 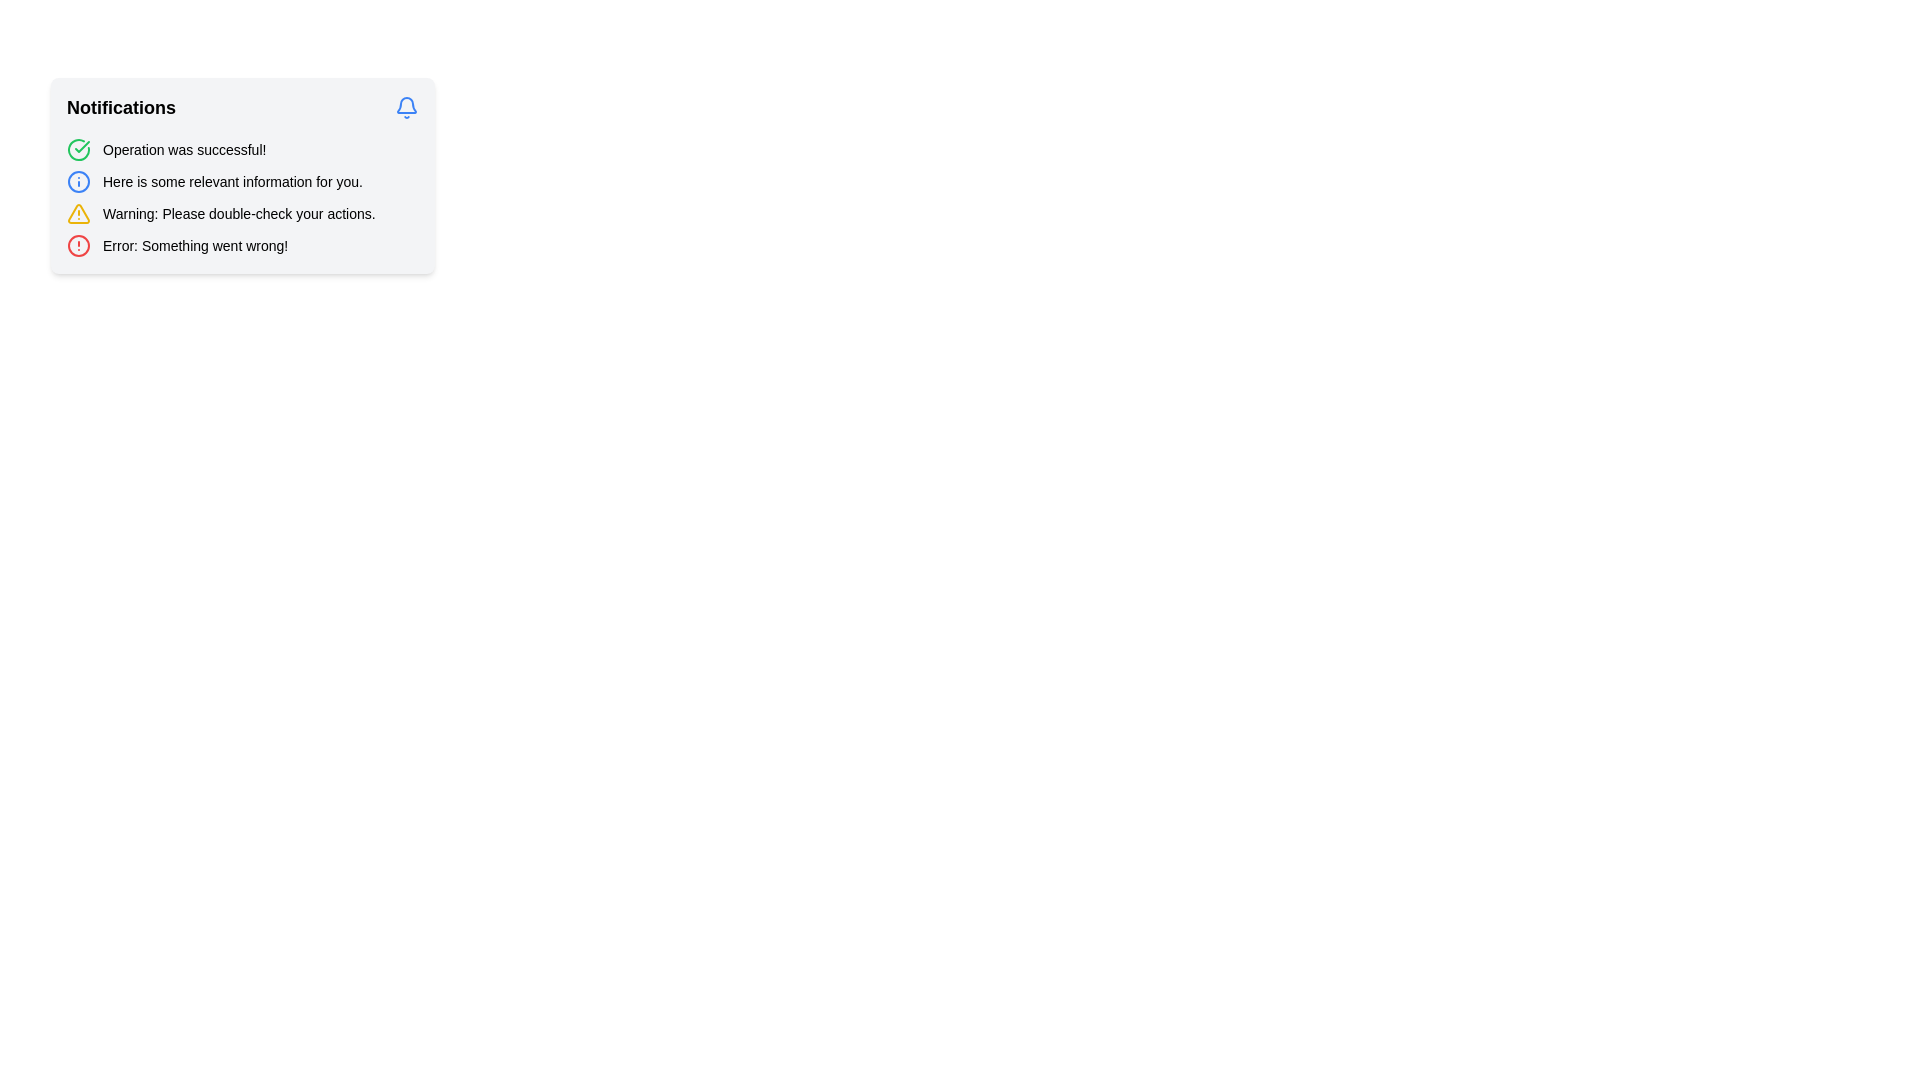 I want to click on the success icon located on the left side of the notification item that indicates 'Operation was successful!', so click(x=78, y=149).